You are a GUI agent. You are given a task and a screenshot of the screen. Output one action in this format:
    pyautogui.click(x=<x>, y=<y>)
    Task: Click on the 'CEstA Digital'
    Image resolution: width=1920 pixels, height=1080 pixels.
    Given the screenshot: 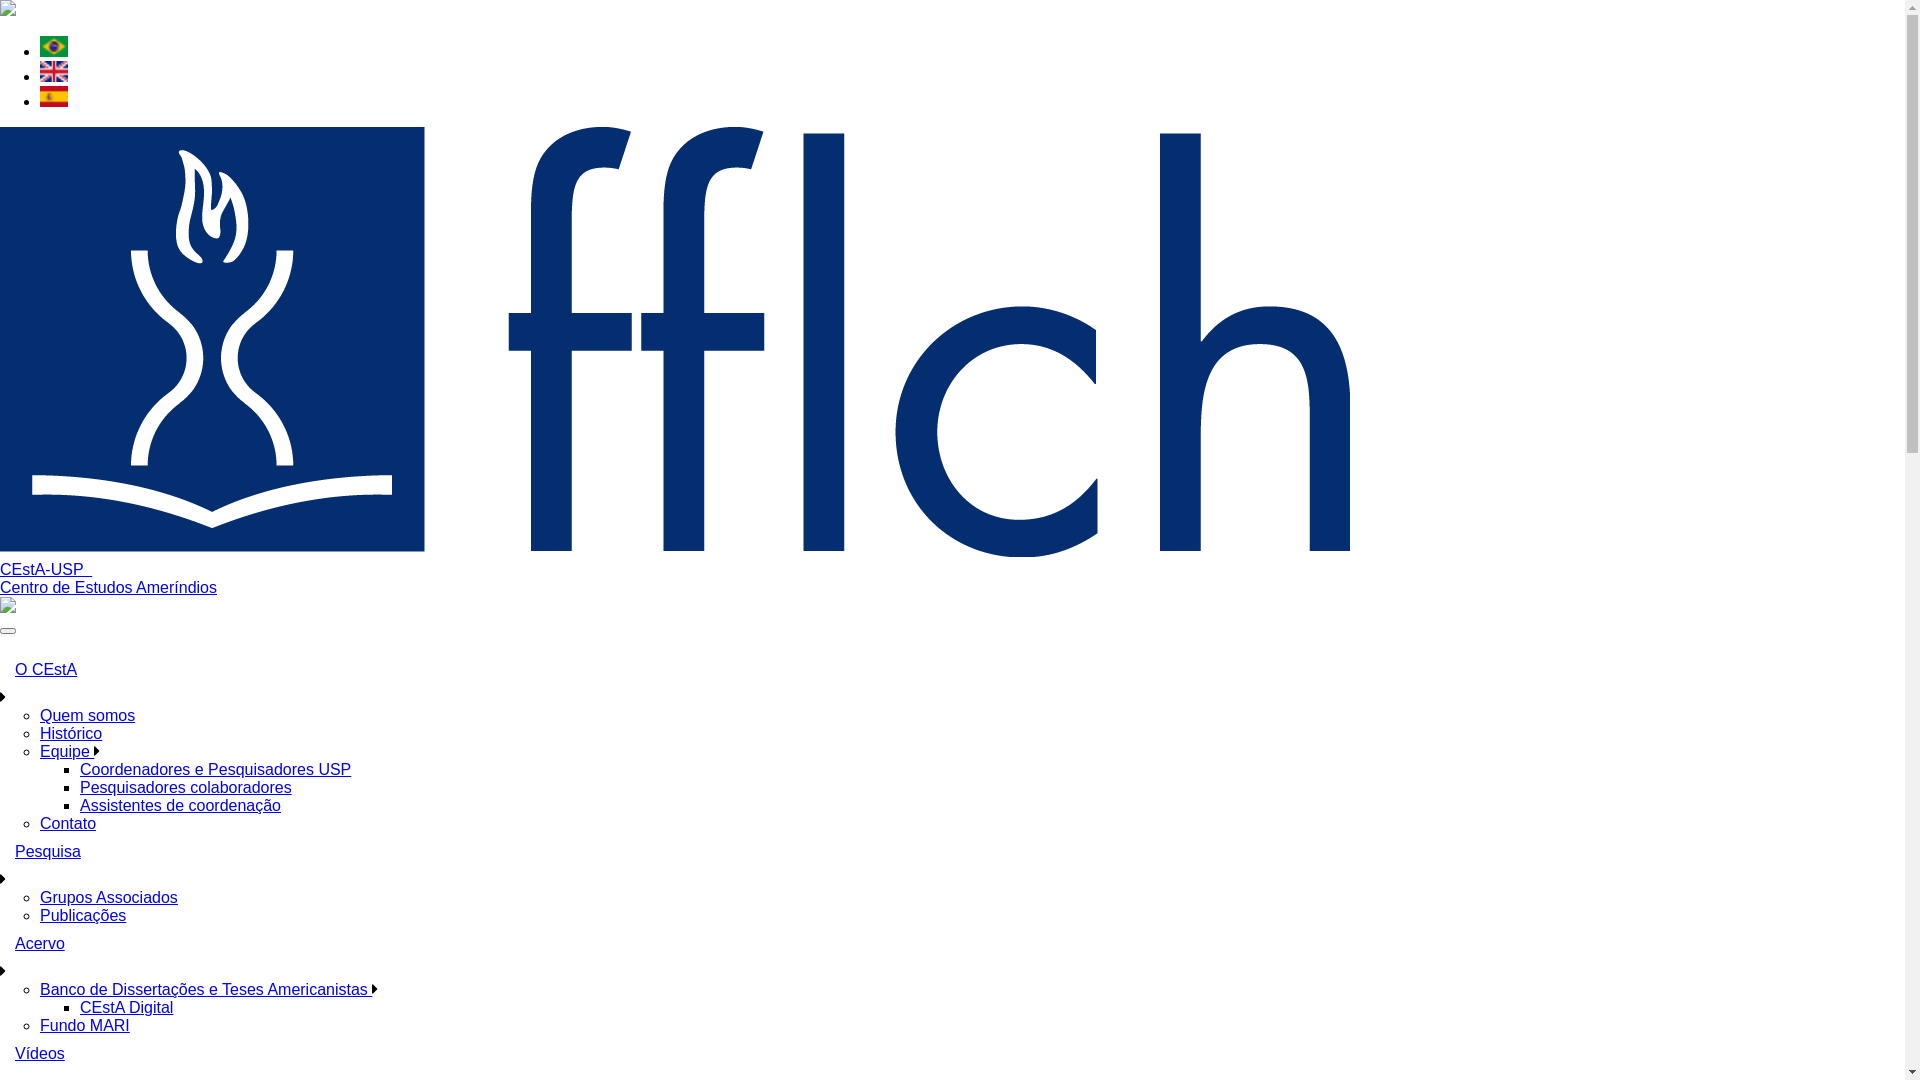 What is the action you would take?
    pyautogui.click(x=125, y=1007)
    